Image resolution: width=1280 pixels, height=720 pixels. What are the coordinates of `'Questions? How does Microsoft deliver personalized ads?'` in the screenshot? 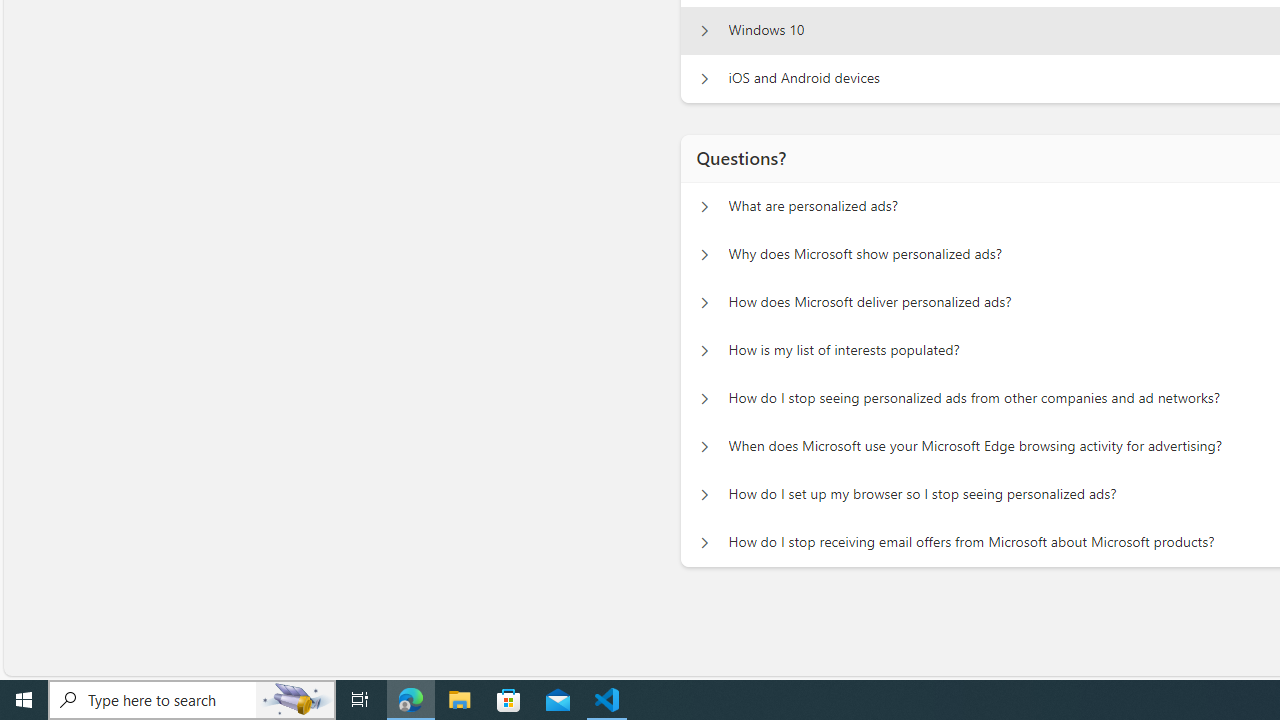 It's located at (704, 303).